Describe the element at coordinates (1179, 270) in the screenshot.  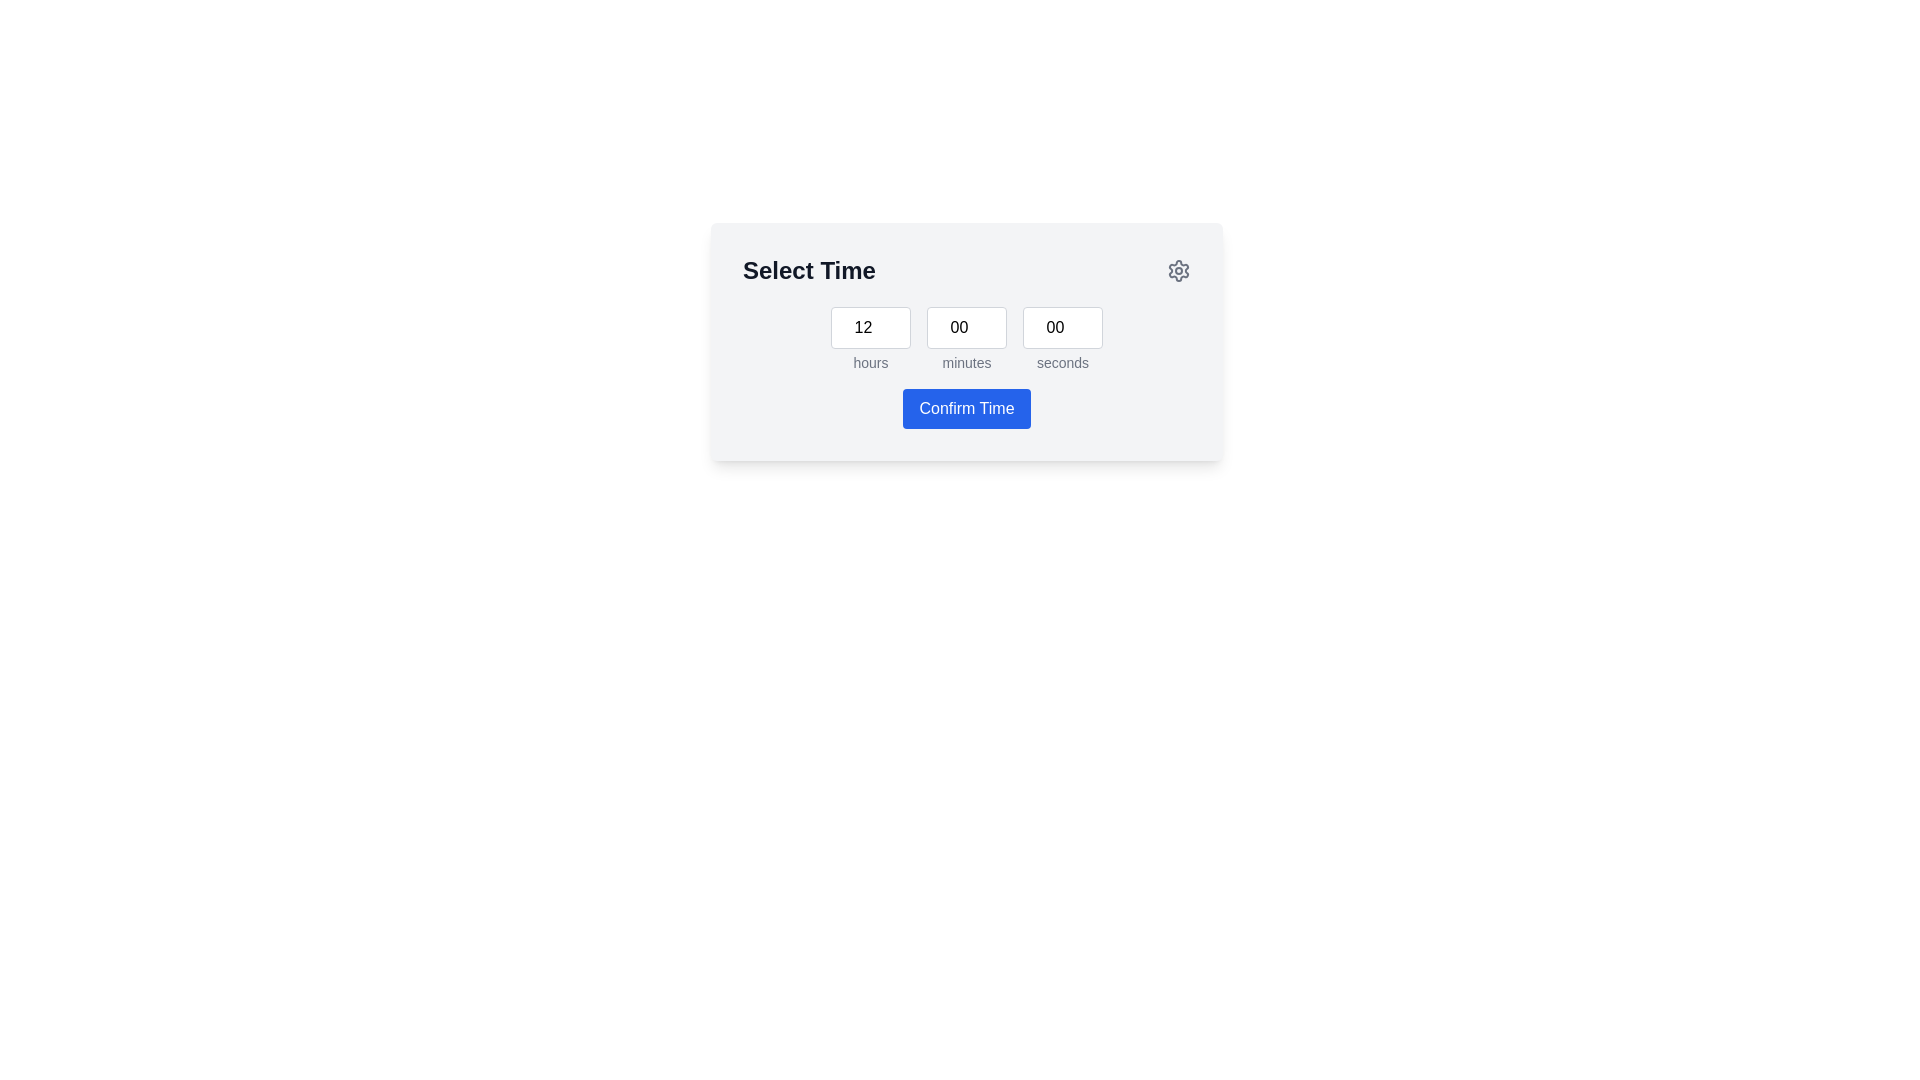
I see `the gear icon styled in line art design, positioned to the right of the text 'Select Time'` at that location.